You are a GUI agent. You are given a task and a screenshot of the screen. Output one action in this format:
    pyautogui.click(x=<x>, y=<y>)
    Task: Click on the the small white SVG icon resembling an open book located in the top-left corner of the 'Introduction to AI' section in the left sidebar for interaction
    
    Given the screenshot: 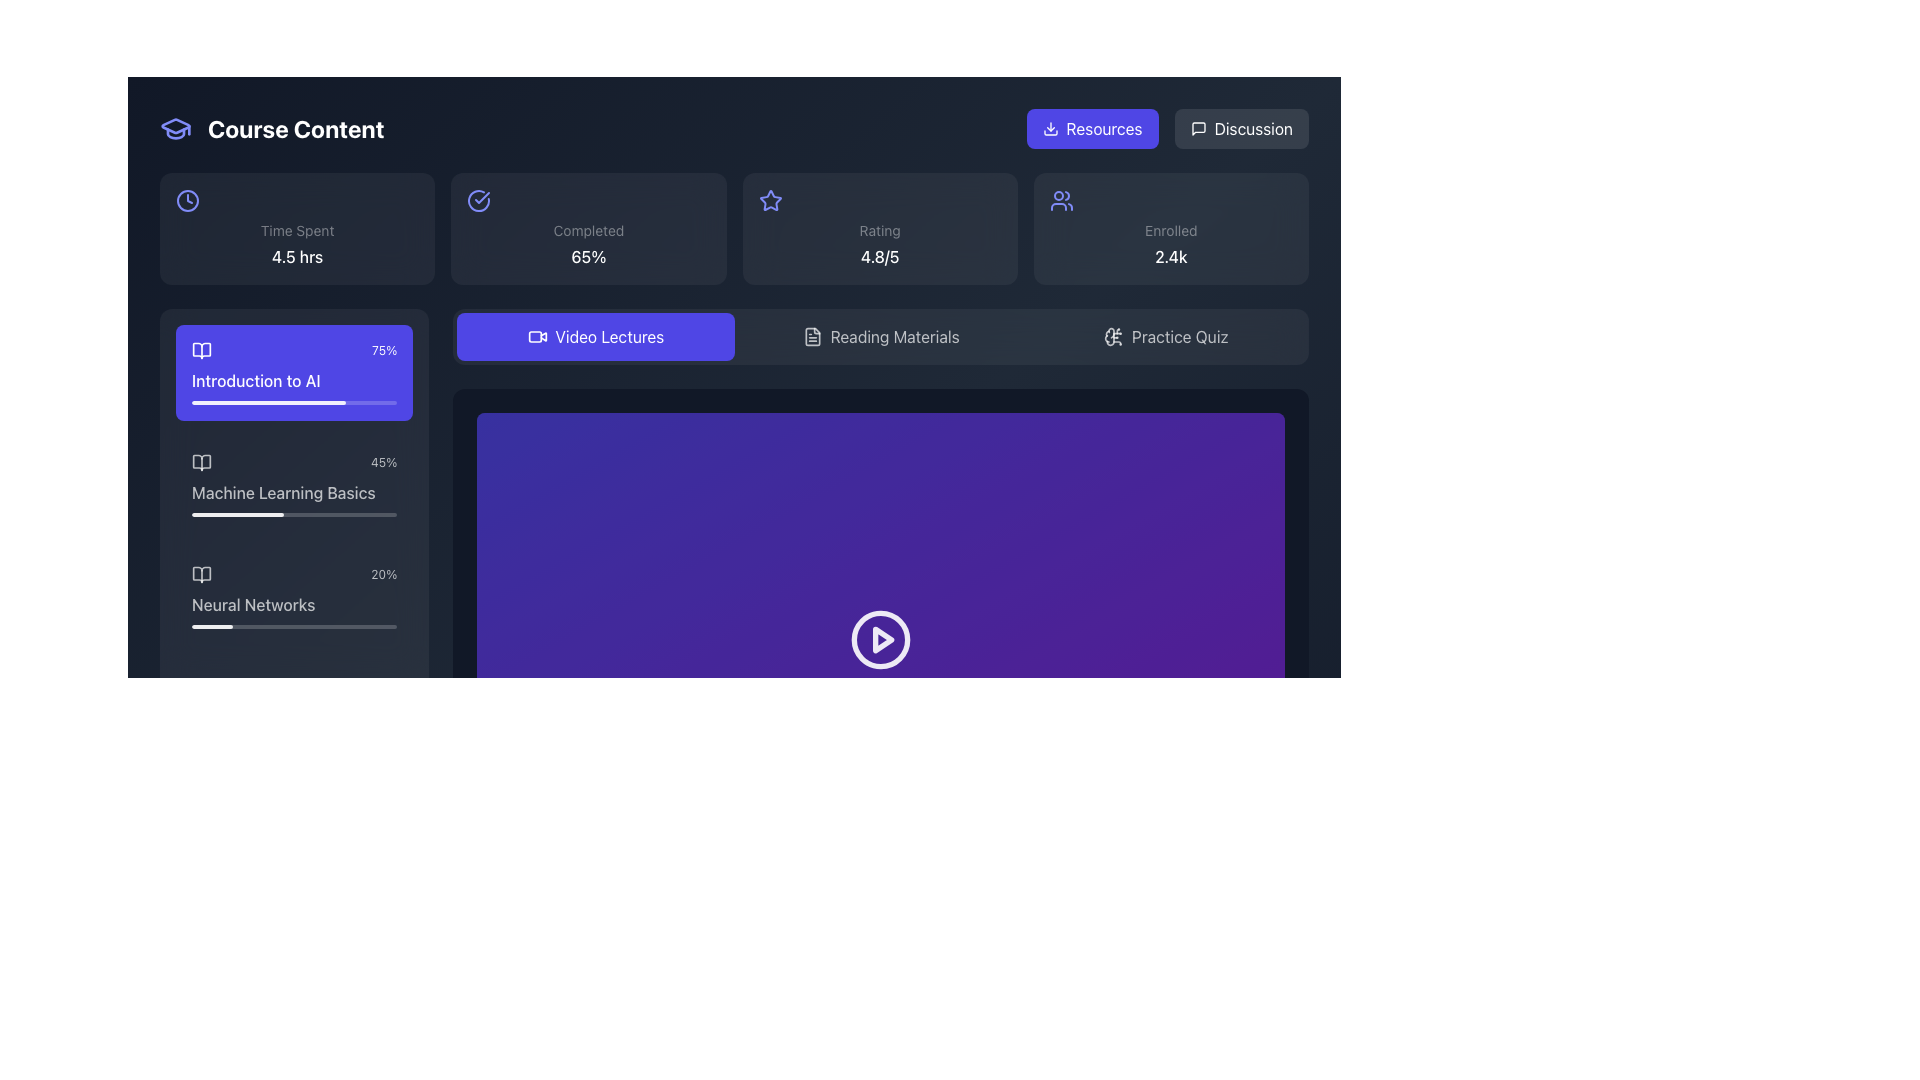 What is the action you would take?
    pyautogui.click(x=201, y=350)
    